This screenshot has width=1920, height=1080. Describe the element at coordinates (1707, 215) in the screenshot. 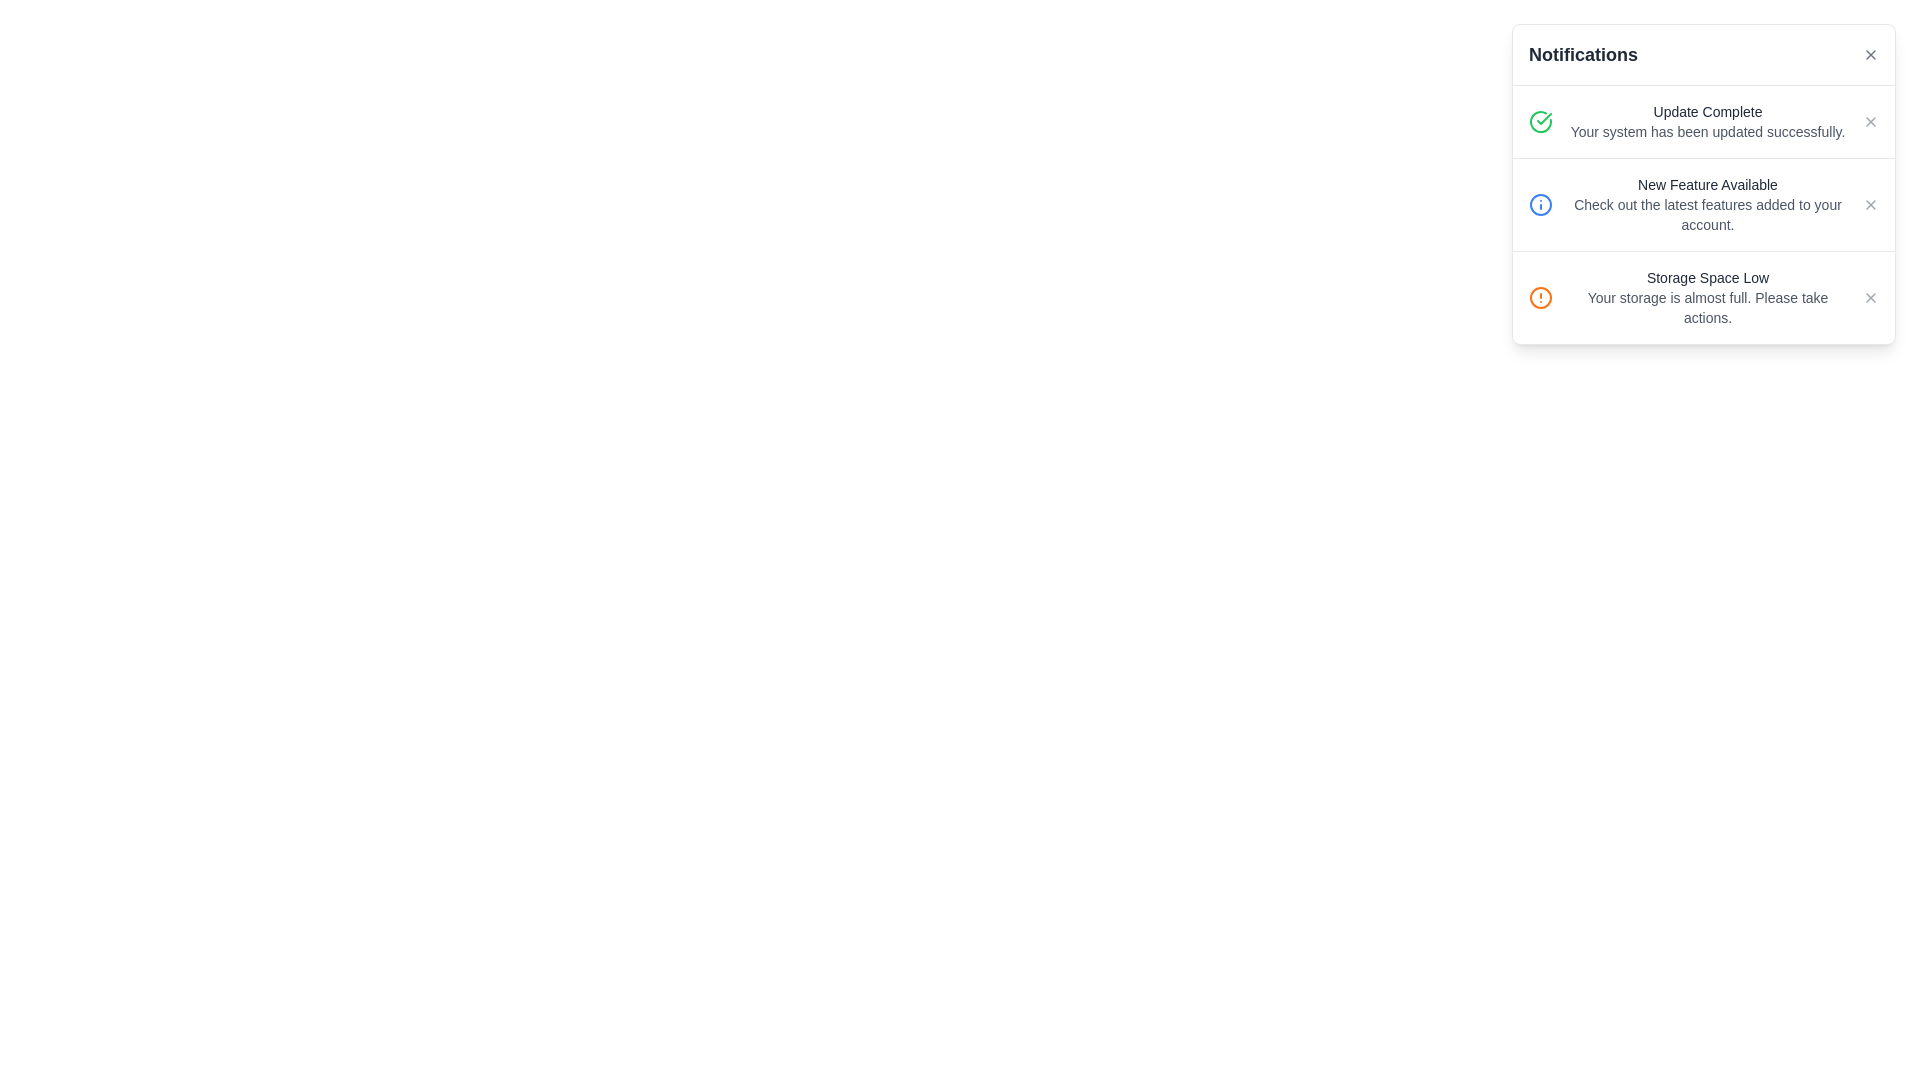

I see `descriptive text label providing details about the 'New Feature Available' notification, which is located in the notification panel below the title text` at that location.